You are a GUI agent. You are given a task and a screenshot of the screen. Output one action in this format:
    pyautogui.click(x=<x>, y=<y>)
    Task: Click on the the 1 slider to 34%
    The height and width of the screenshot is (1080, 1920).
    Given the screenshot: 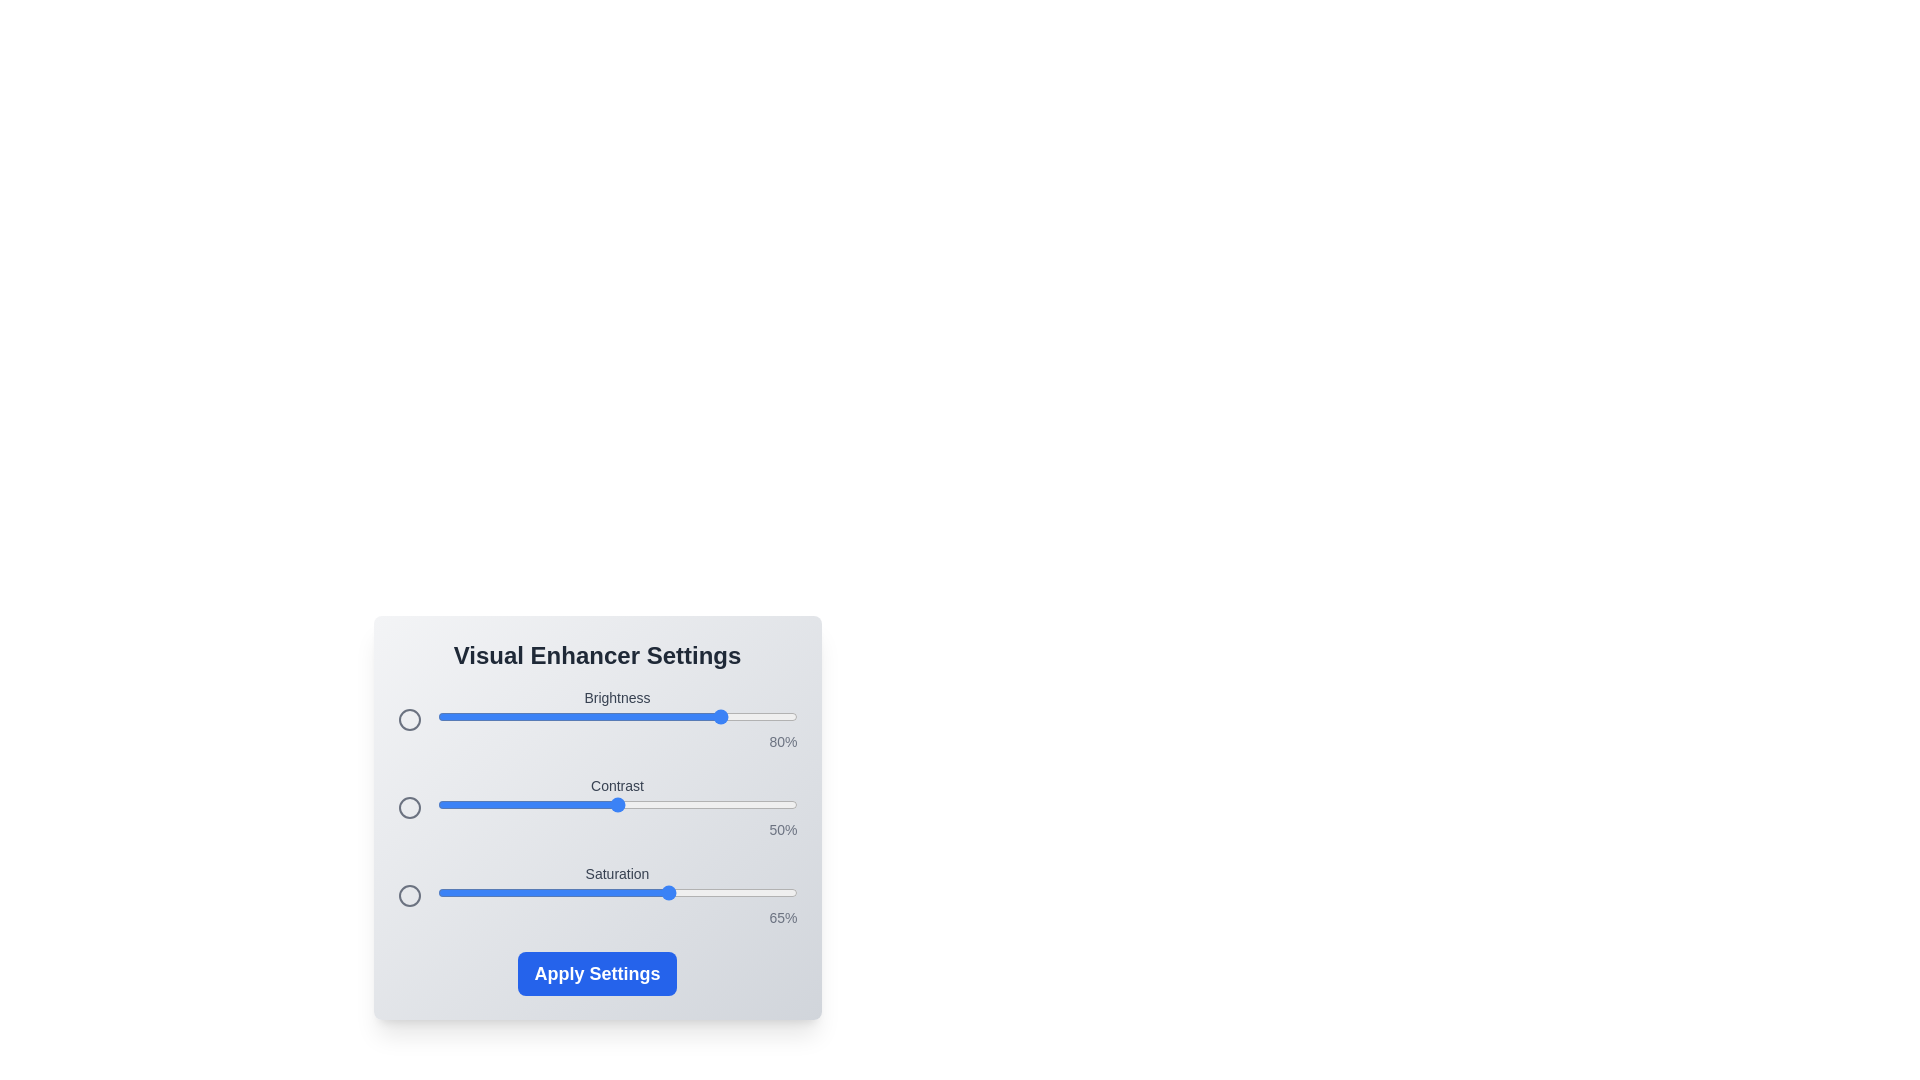 What is the action you would take?
    pyautogui.click(x=559, y=804)
    